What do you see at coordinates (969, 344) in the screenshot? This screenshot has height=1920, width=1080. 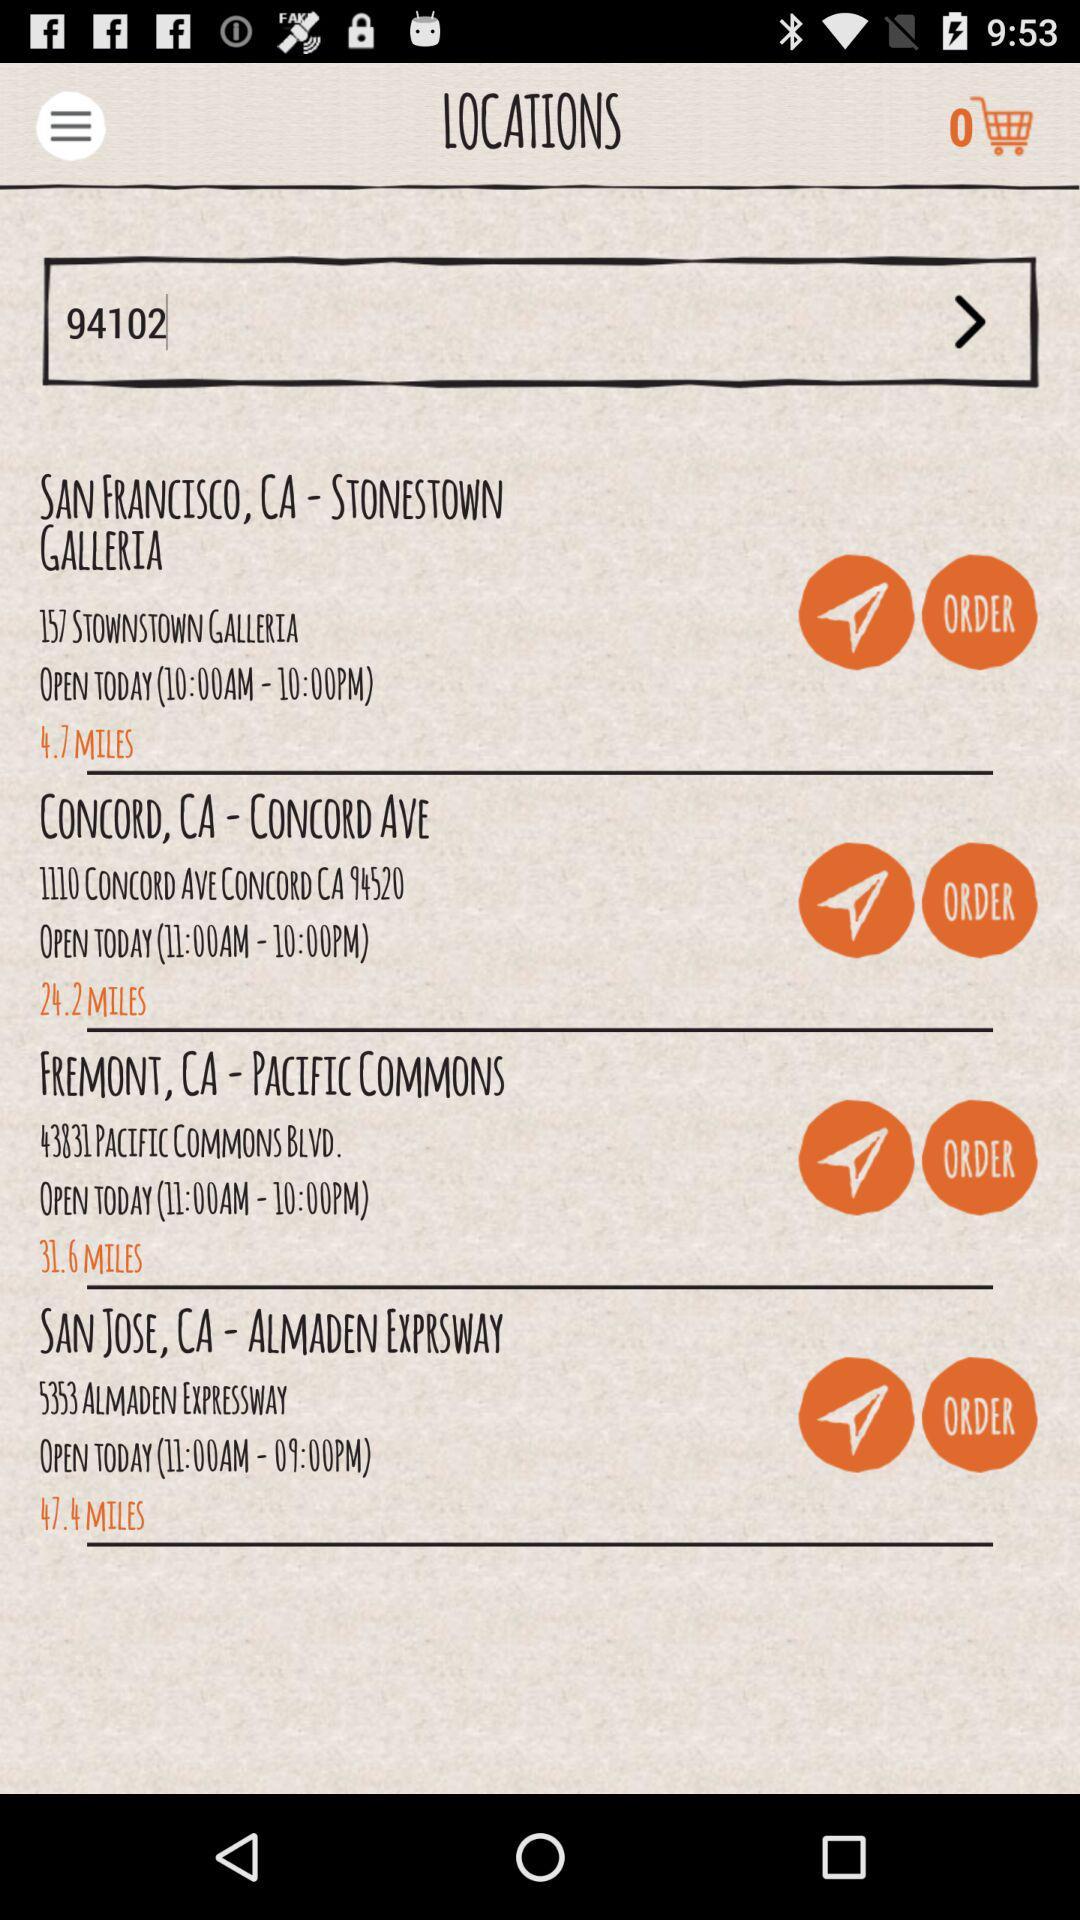 I see `the play icon` at bounding box center [969, 344].